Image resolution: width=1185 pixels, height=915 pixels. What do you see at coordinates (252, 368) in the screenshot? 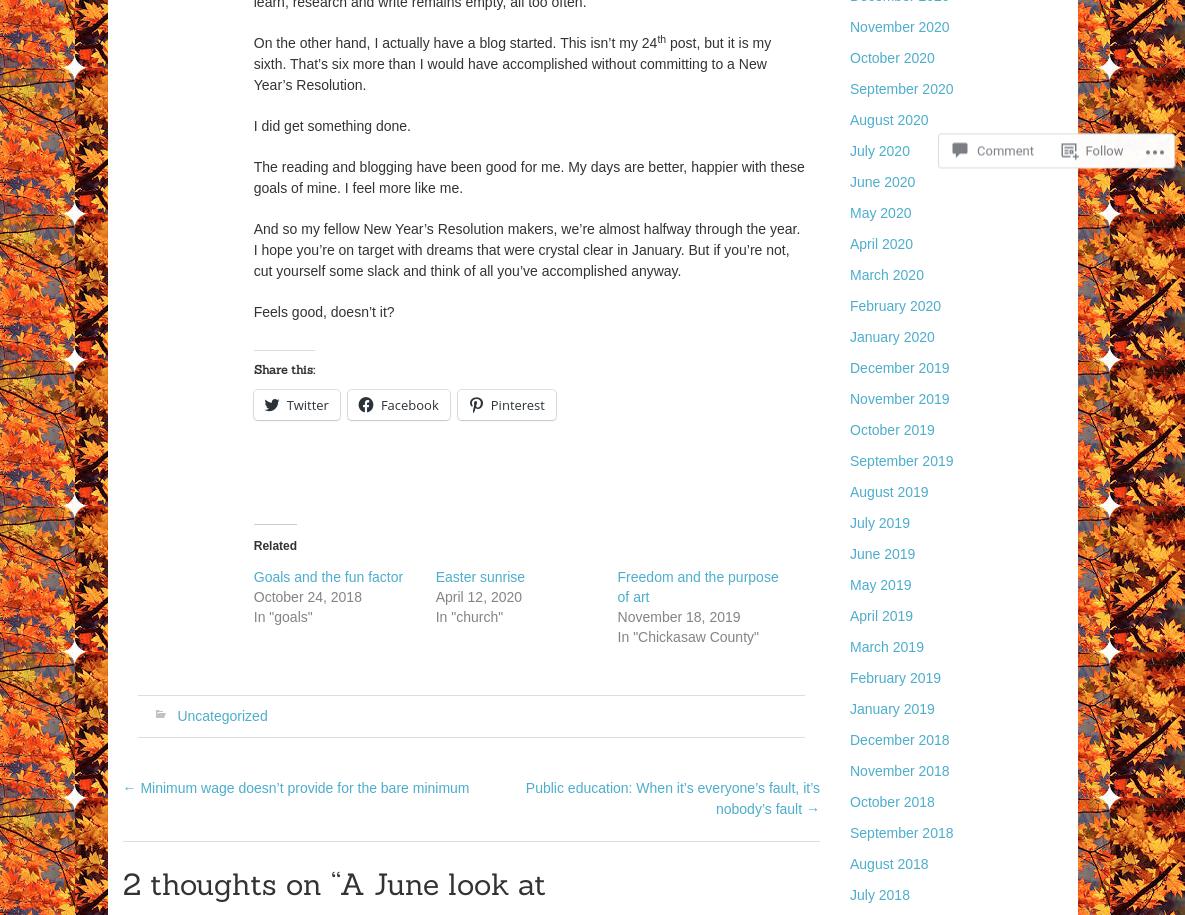
I see `'Share this:'` at bounding box center [252, 368].